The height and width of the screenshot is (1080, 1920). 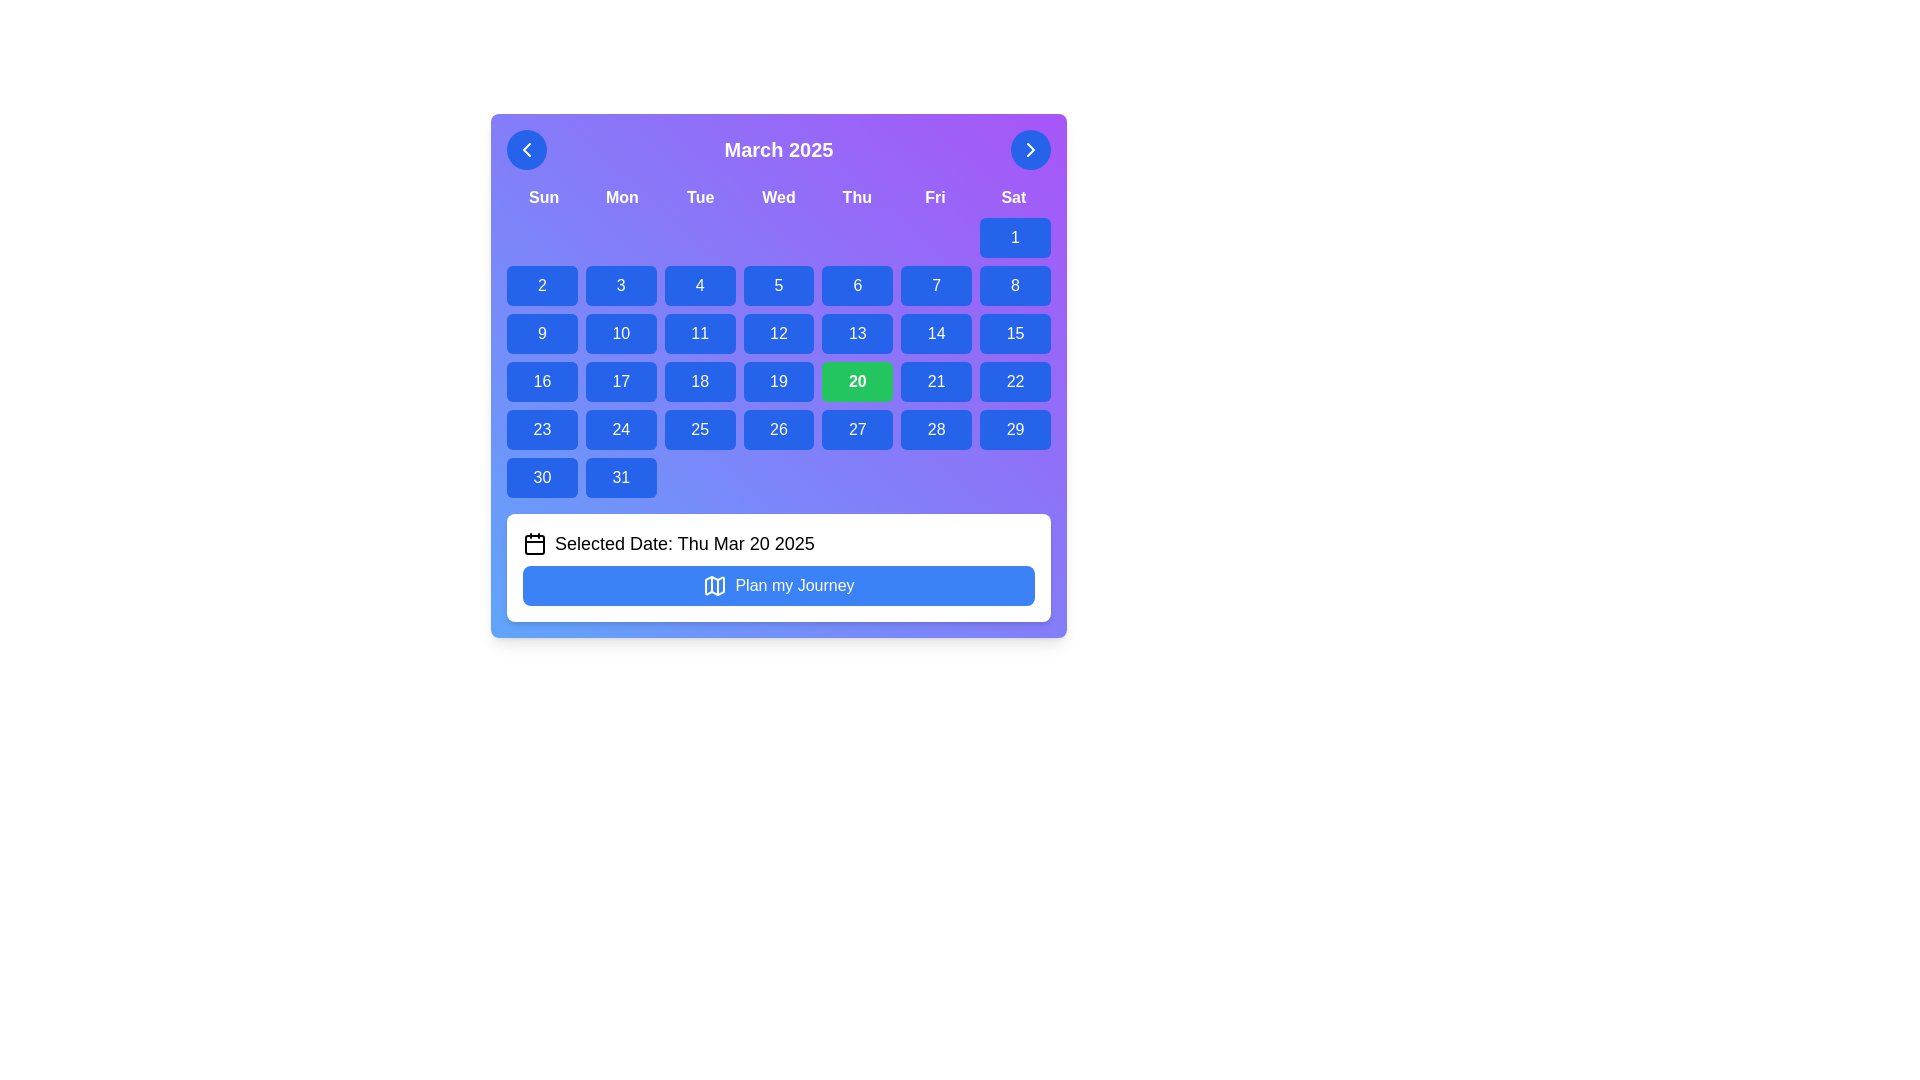 I want to click on the 'Friday' label in the calendar view, which is positioned between 'Thu' and 'Sat' in the weekly header, so click(x=934, y=197).